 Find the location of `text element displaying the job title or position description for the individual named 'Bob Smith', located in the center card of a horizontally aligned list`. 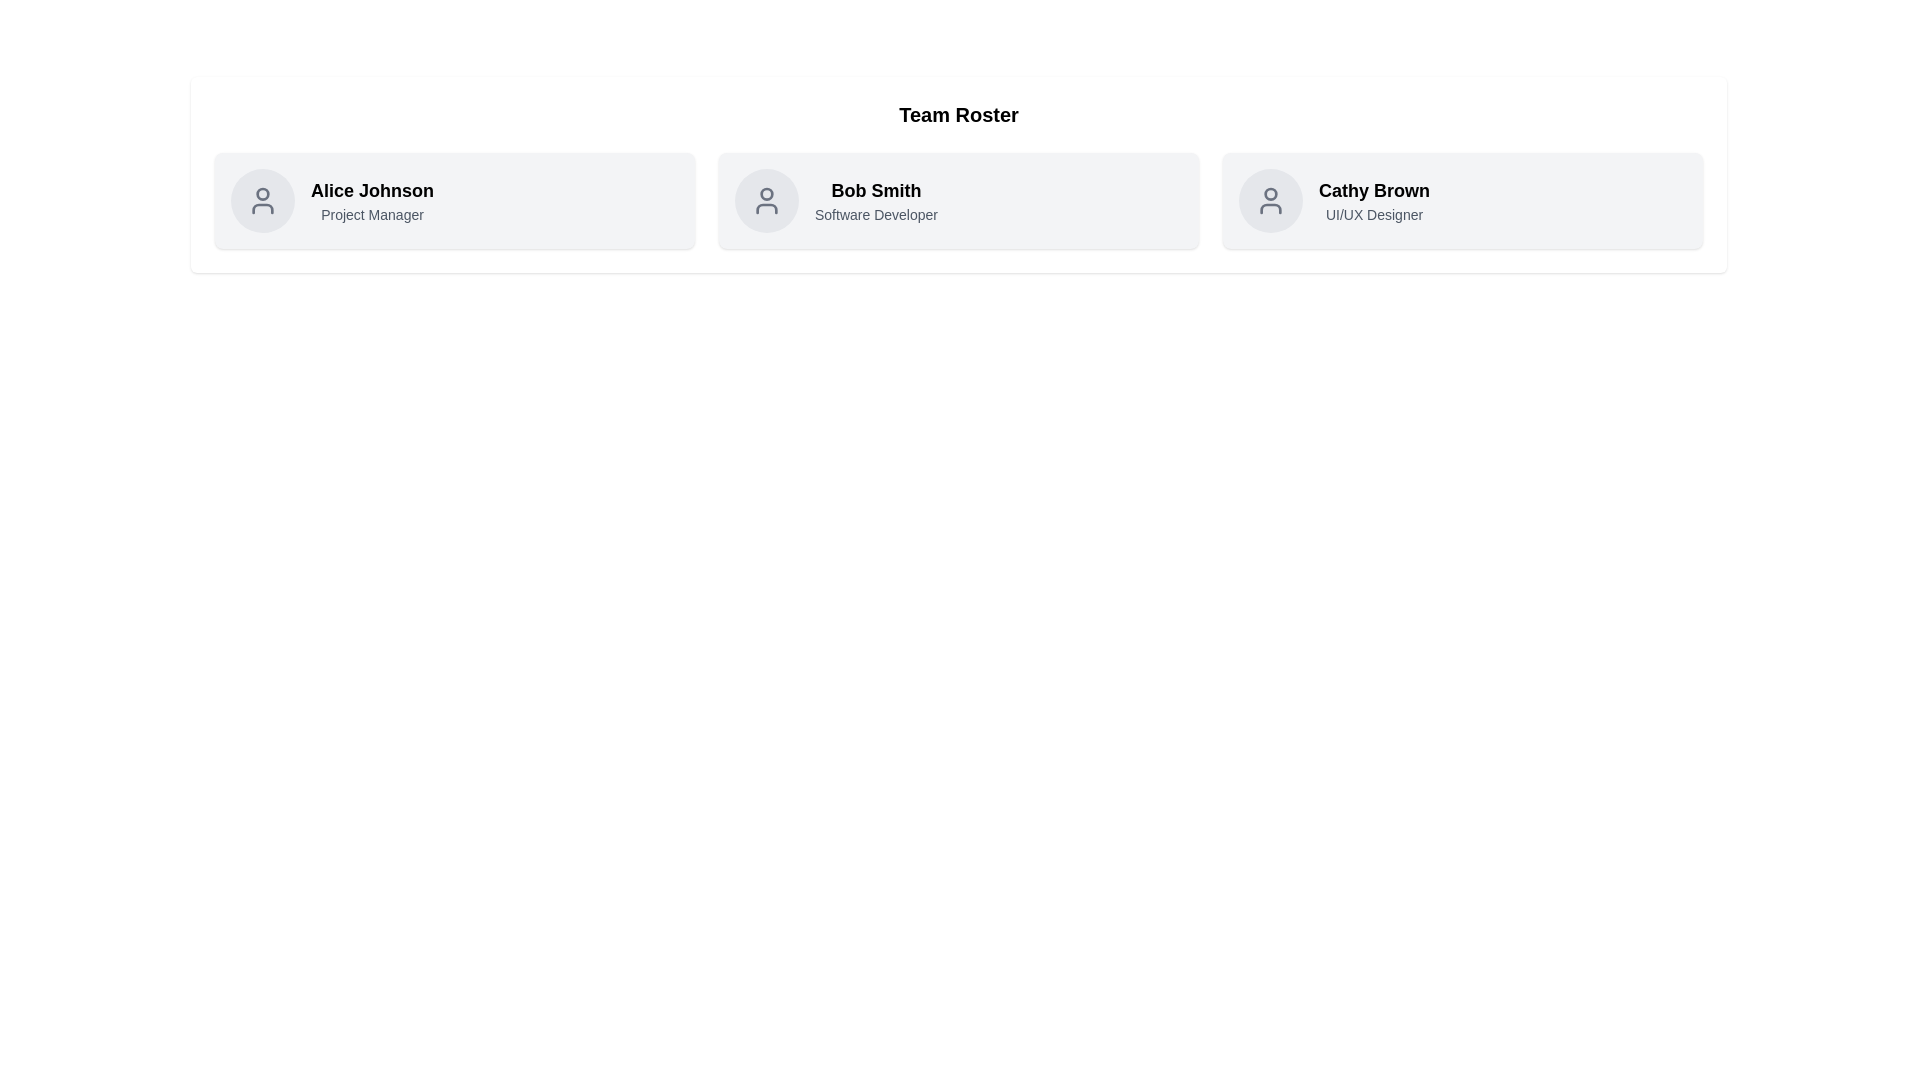

text element displaying the job title or position description for the individual named 'Bob Smith', located in the center card of a horizontally aligned list is located at coordinates (876, 215).